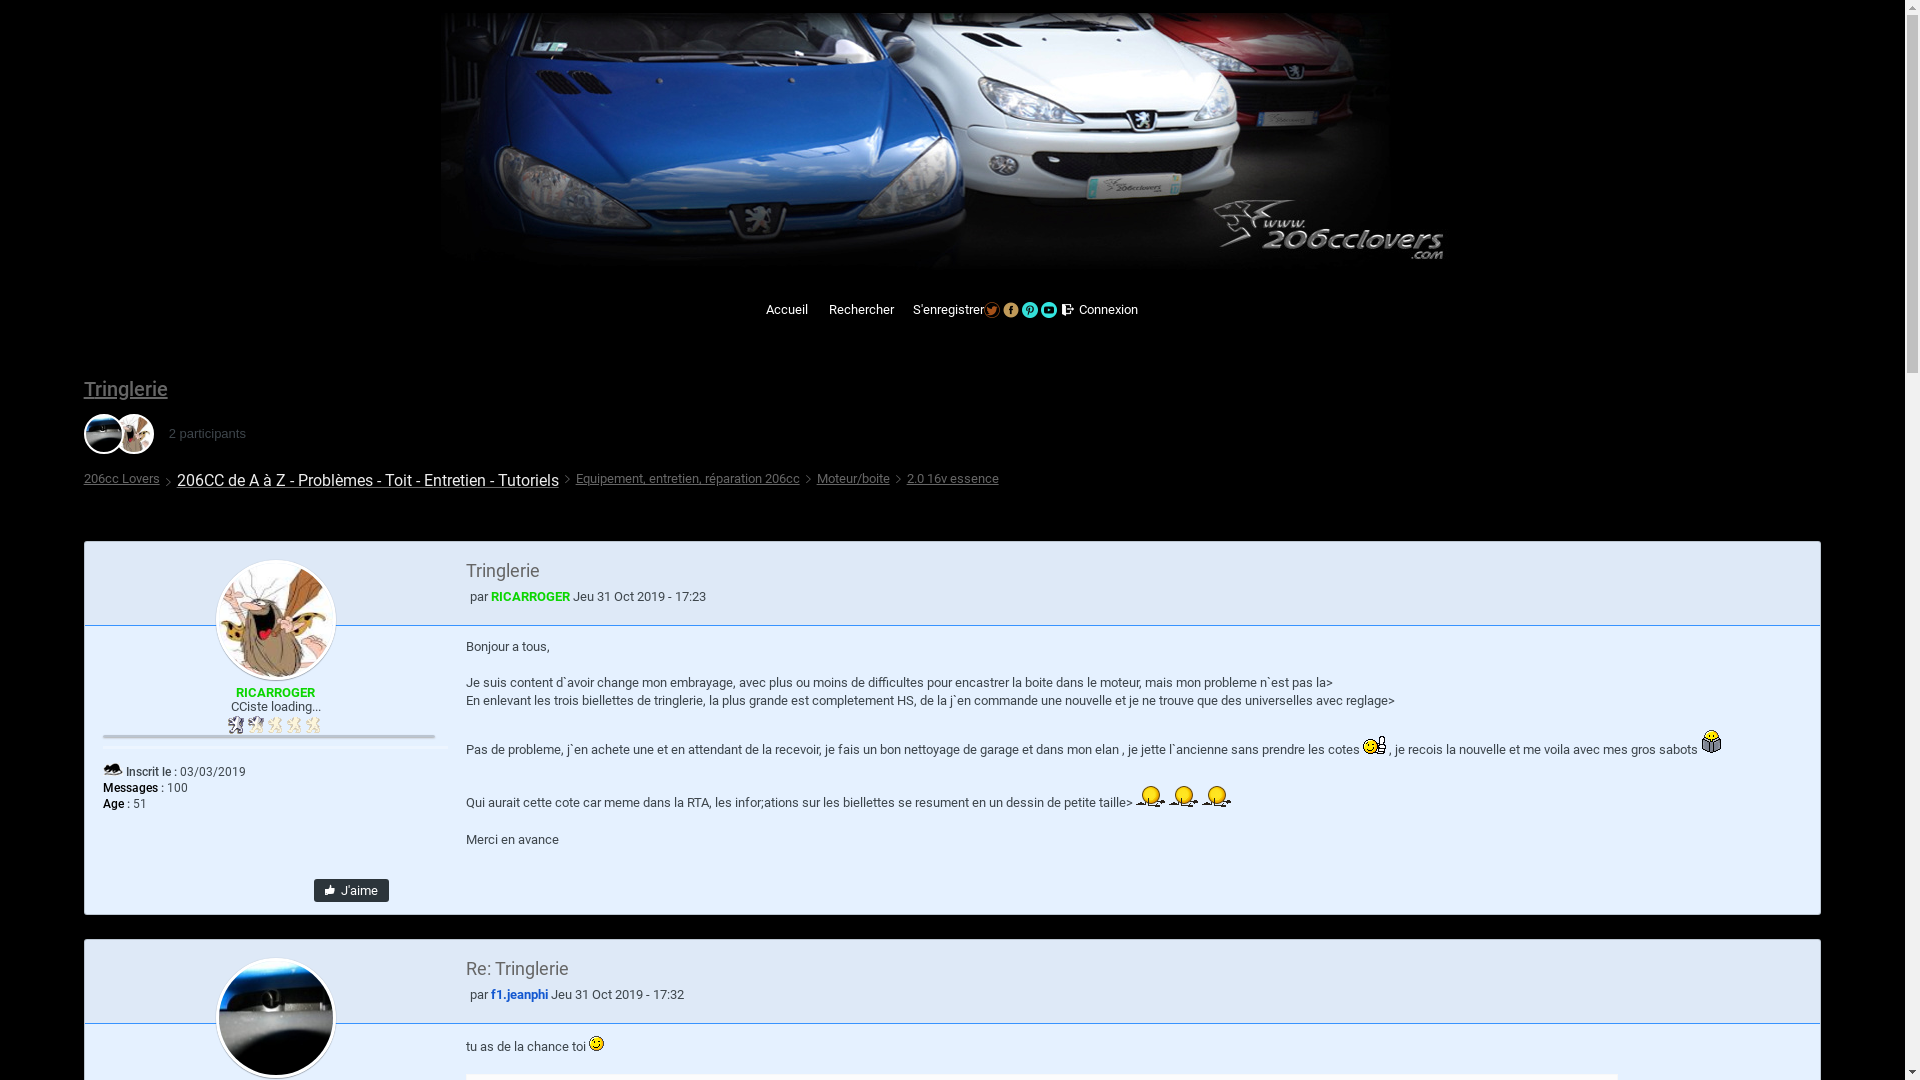  What do you see at coordinates (901, 309) in the screenshot?
I see `'S'enregistrer'` at bounding box center [901, 309].